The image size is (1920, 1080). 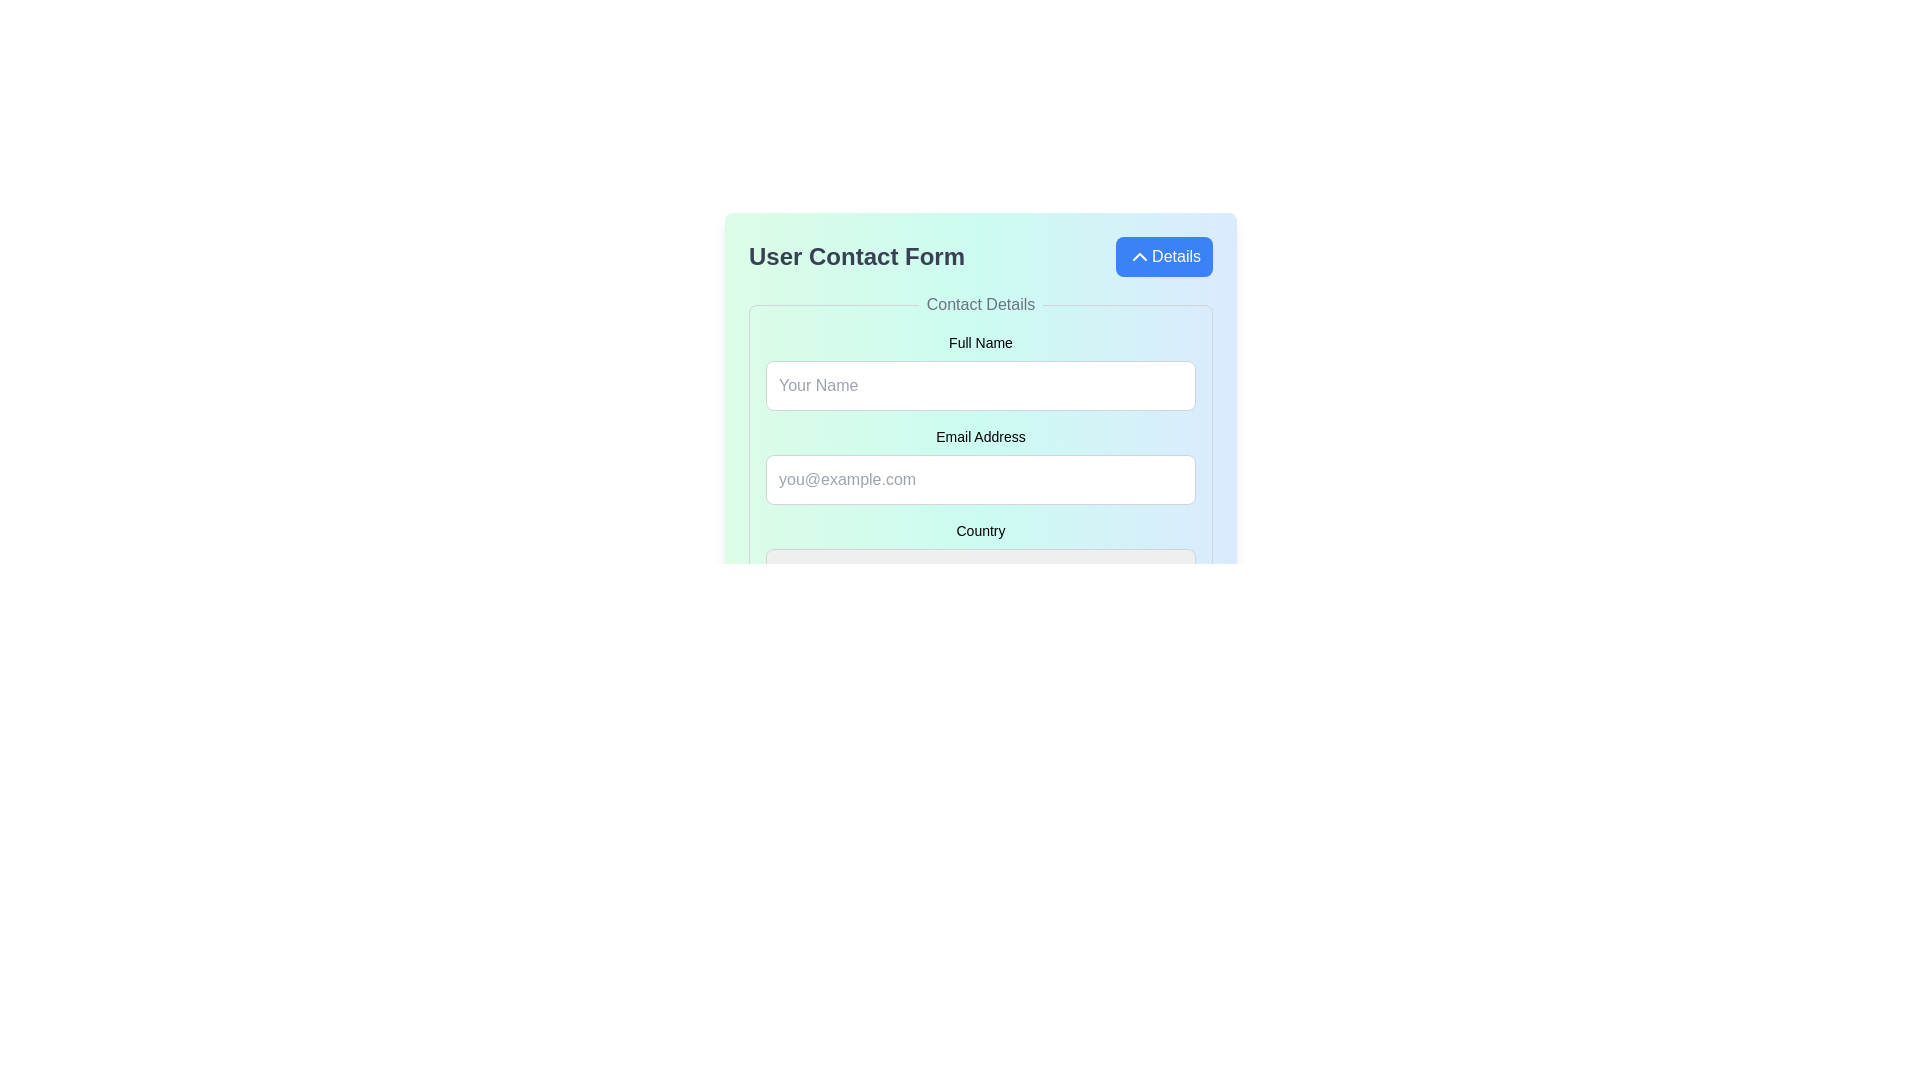 I want to click on the 'Email Address' label in the 'User Contact Form', which is displayed in bold and positioned above the email input field, so click(x=980, y=435).